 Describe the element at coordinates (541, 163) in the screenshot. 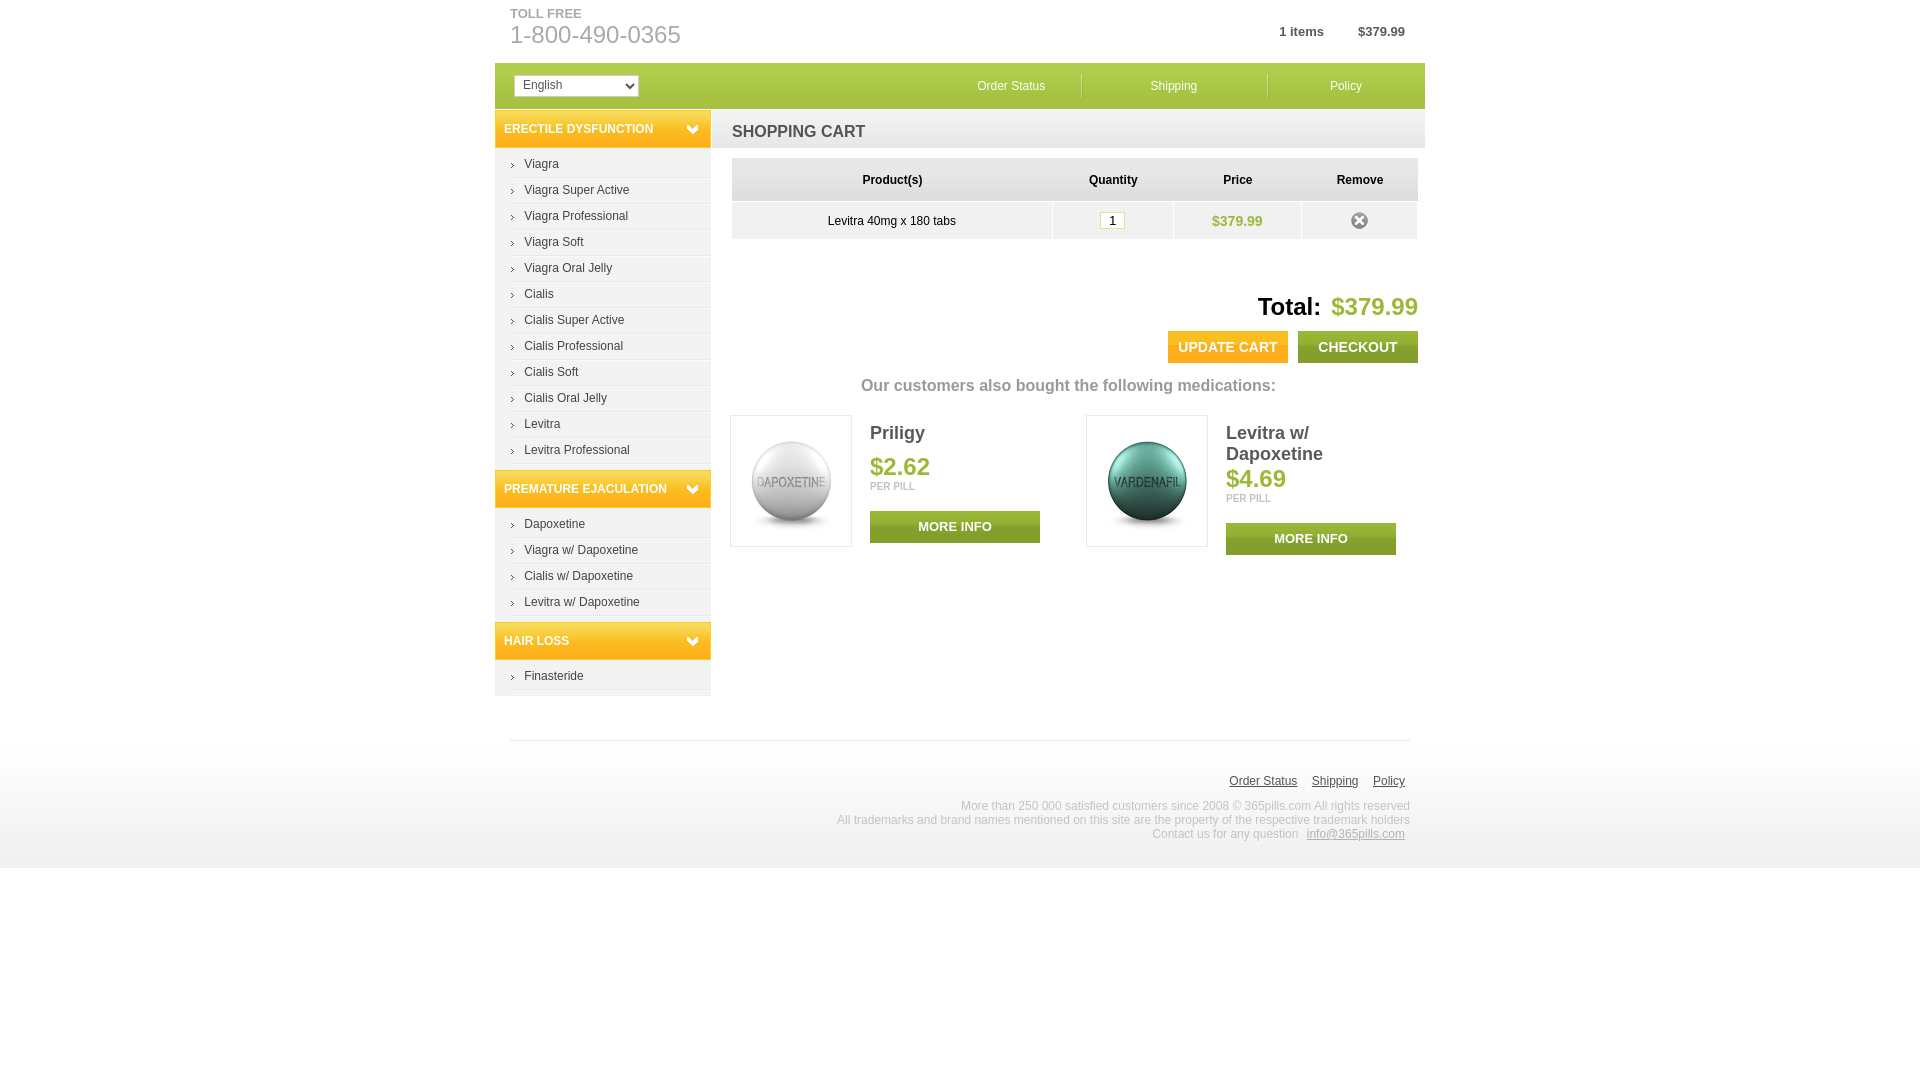

I see `'Viagra'` at that location.